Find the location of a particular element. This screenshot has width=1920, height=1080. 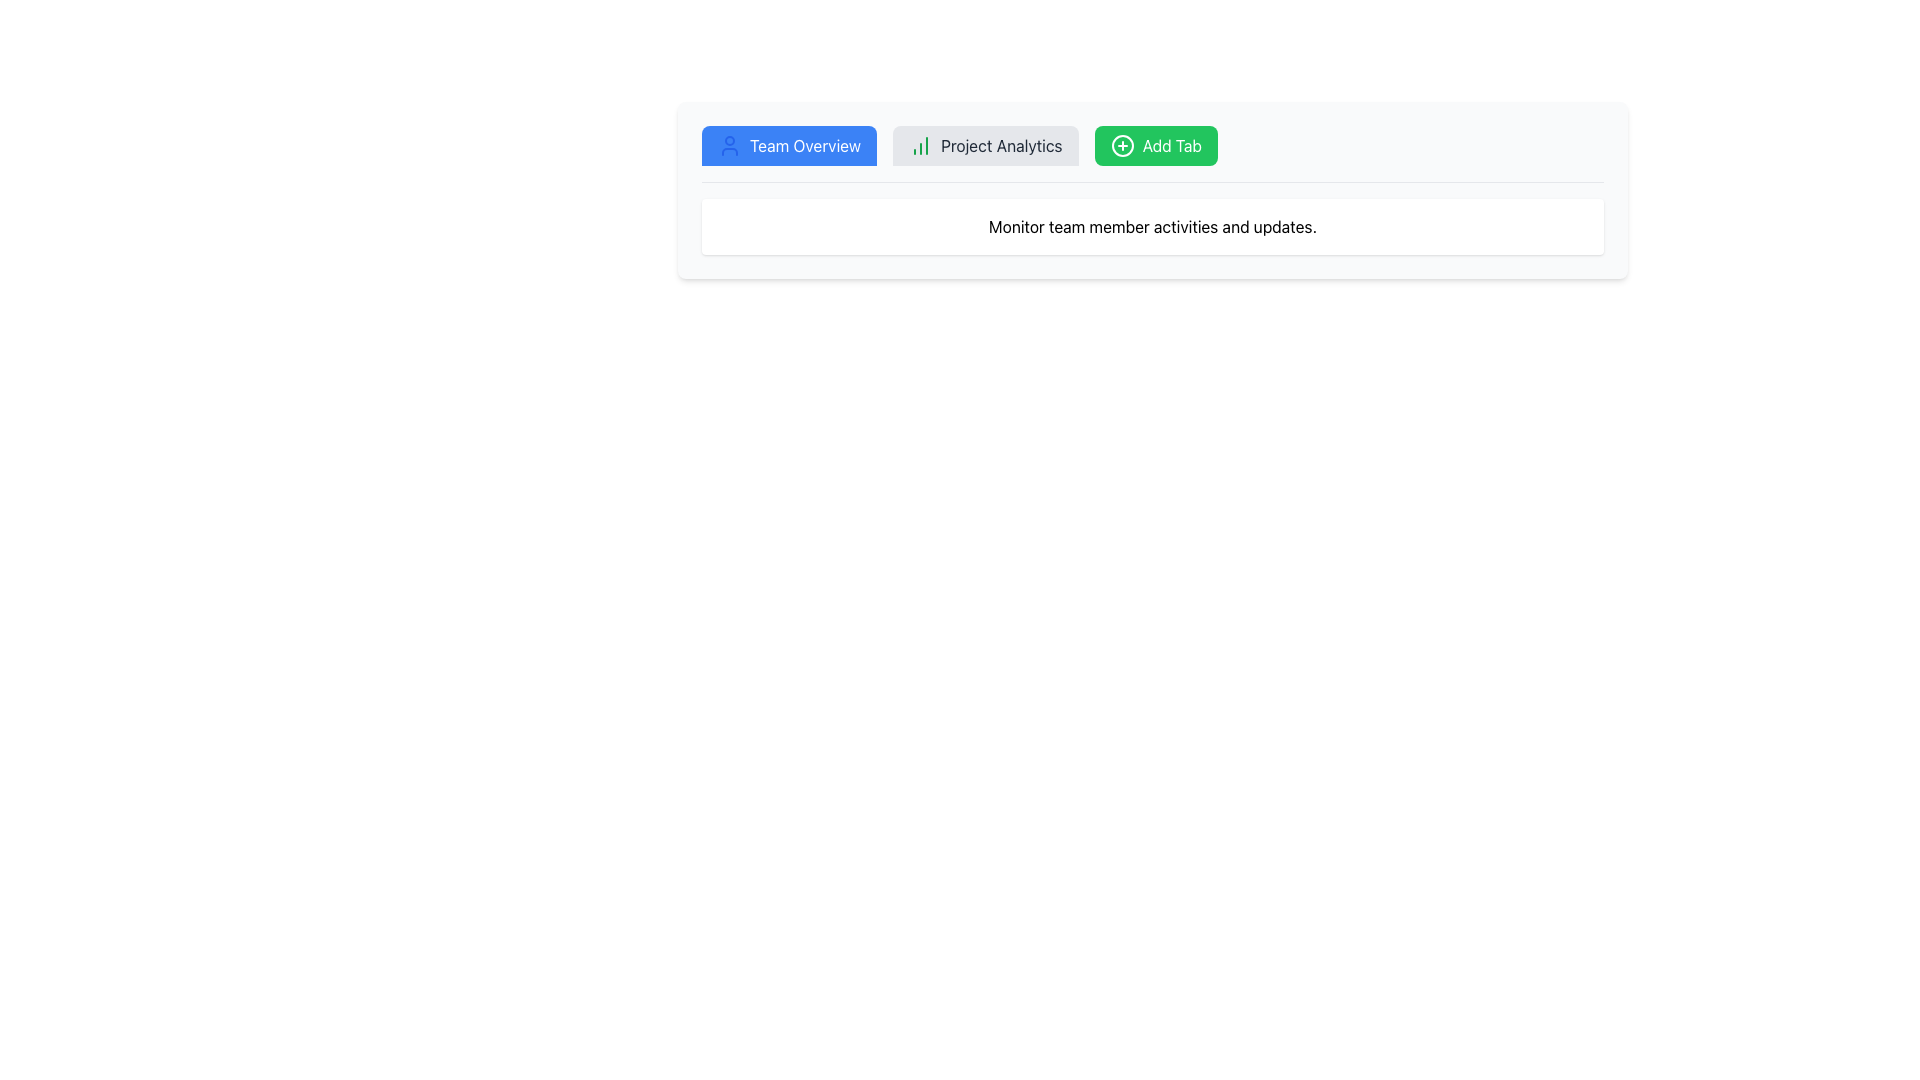

the 'Project Analytics' tab button, which is the second tab in the navigation bar is located at coordinates (985, 145).